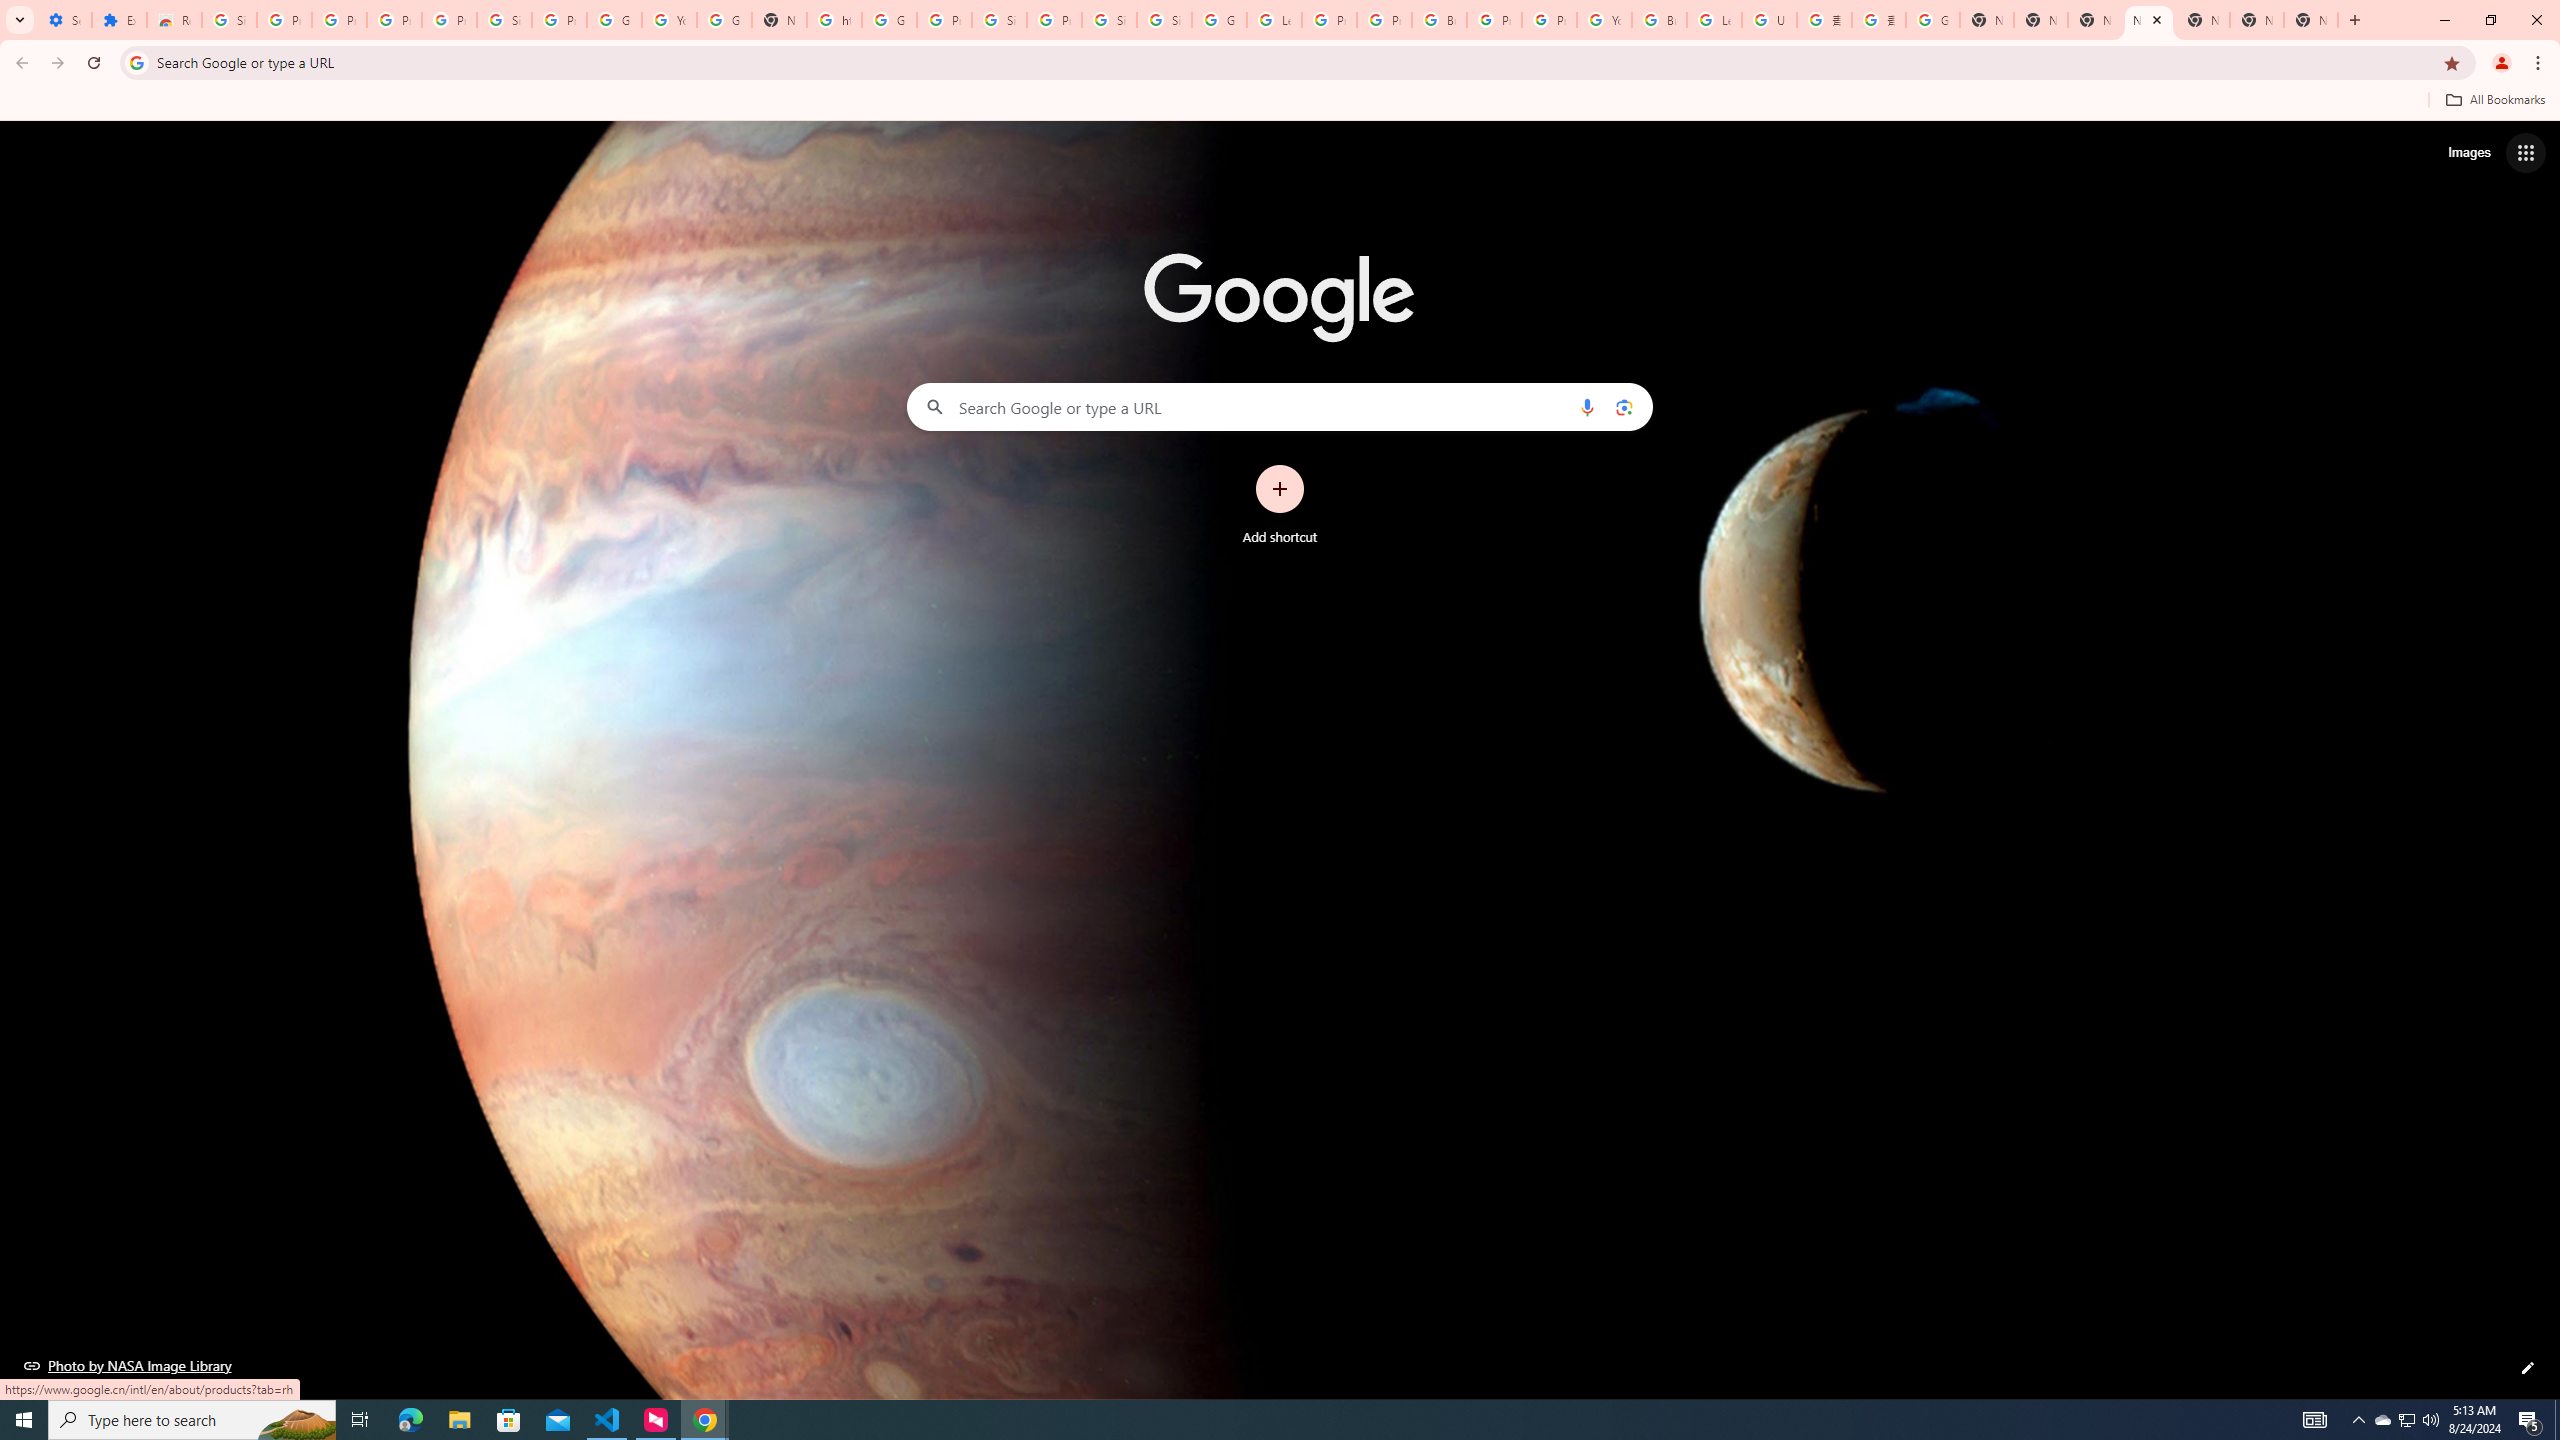 This screenshot has height=1440, width=2560. I want to click on 'Google Images', so click(1932, 19).